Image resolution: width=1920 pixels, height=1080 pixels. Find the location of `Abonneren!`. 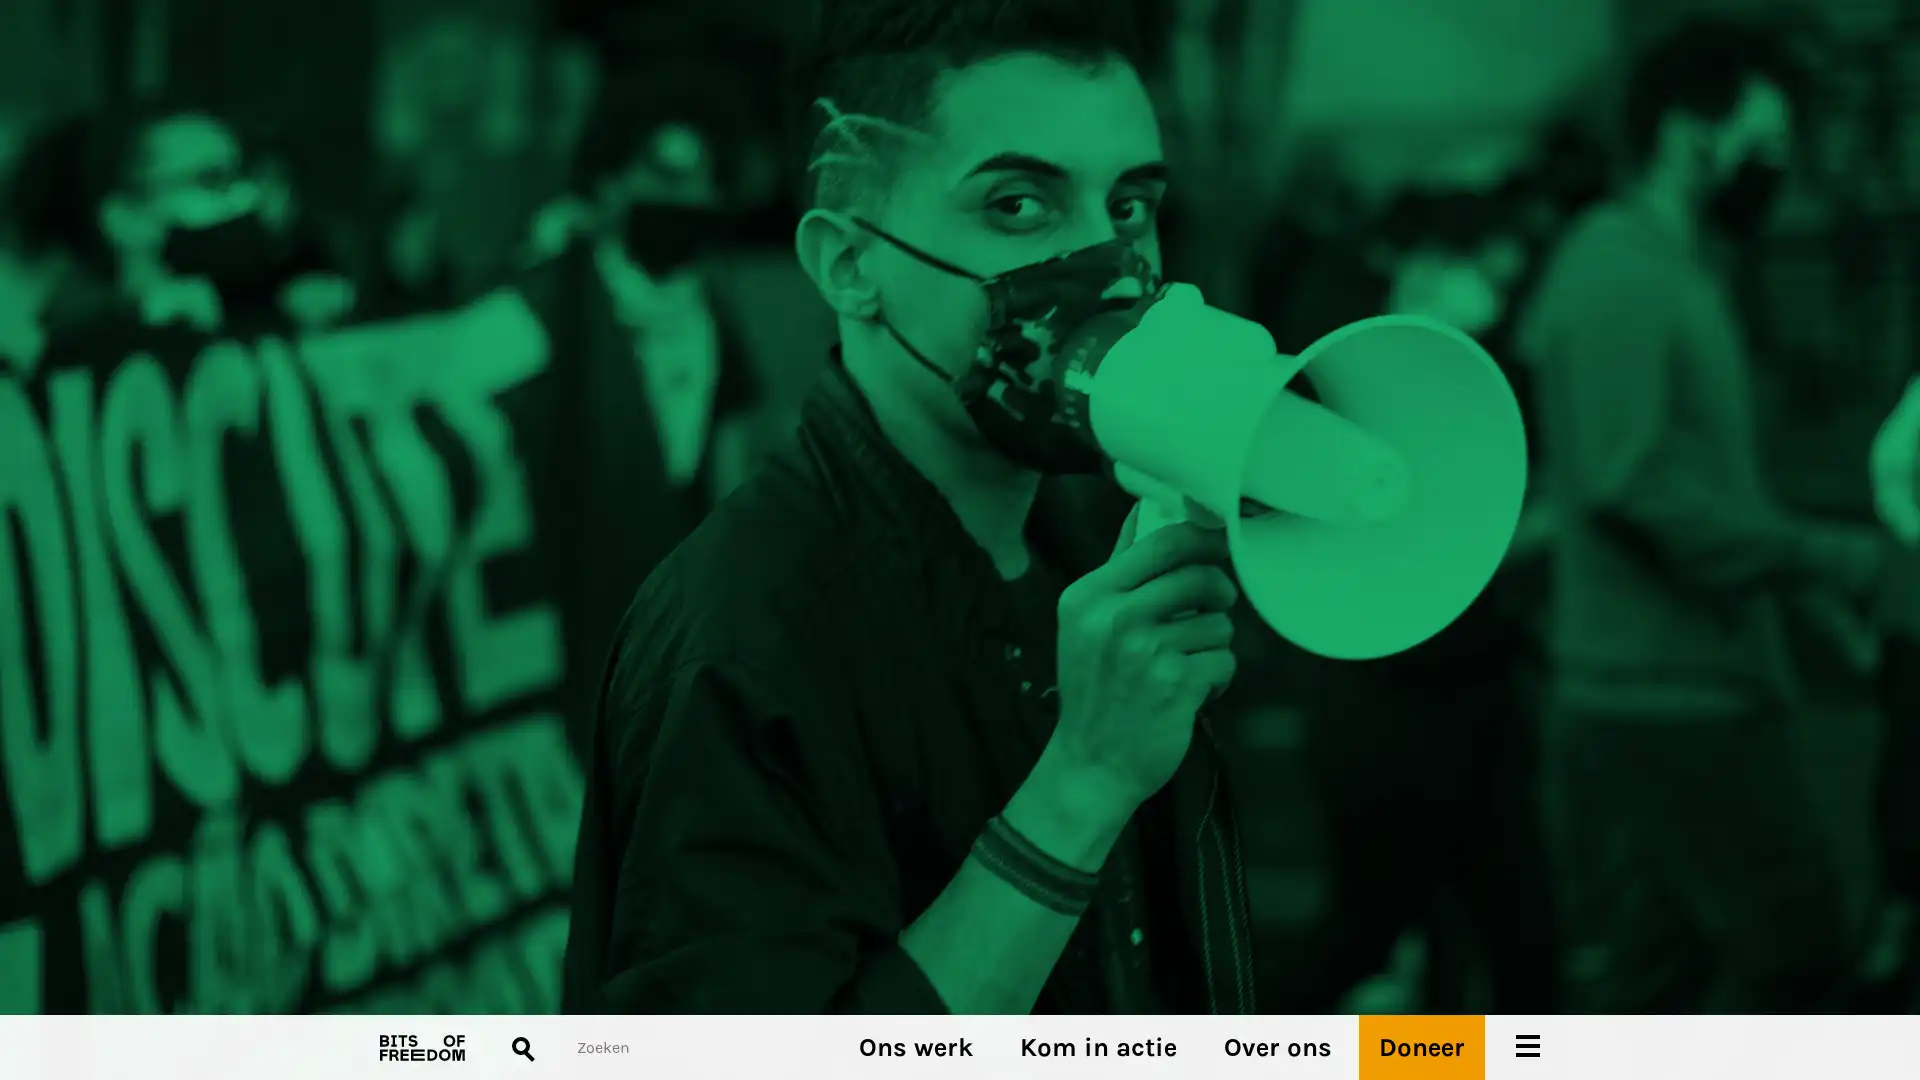

Abonneren! is located at coordinates (416, 593).